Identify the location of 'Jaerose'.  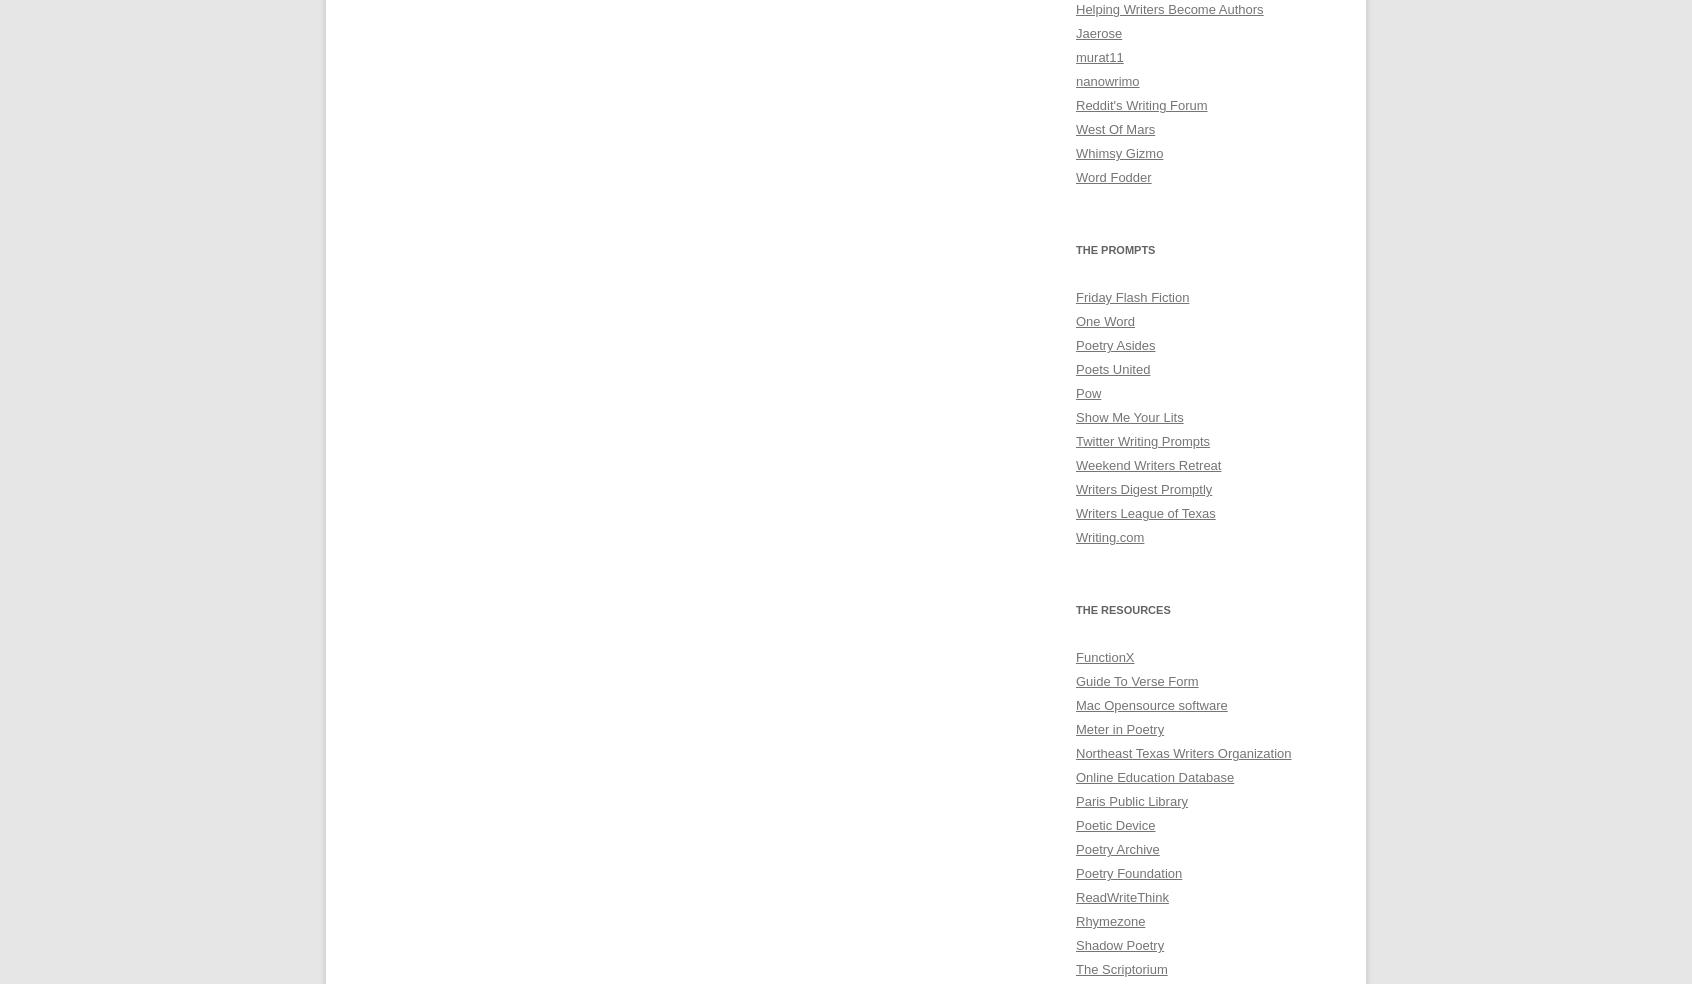
(1098, 32).